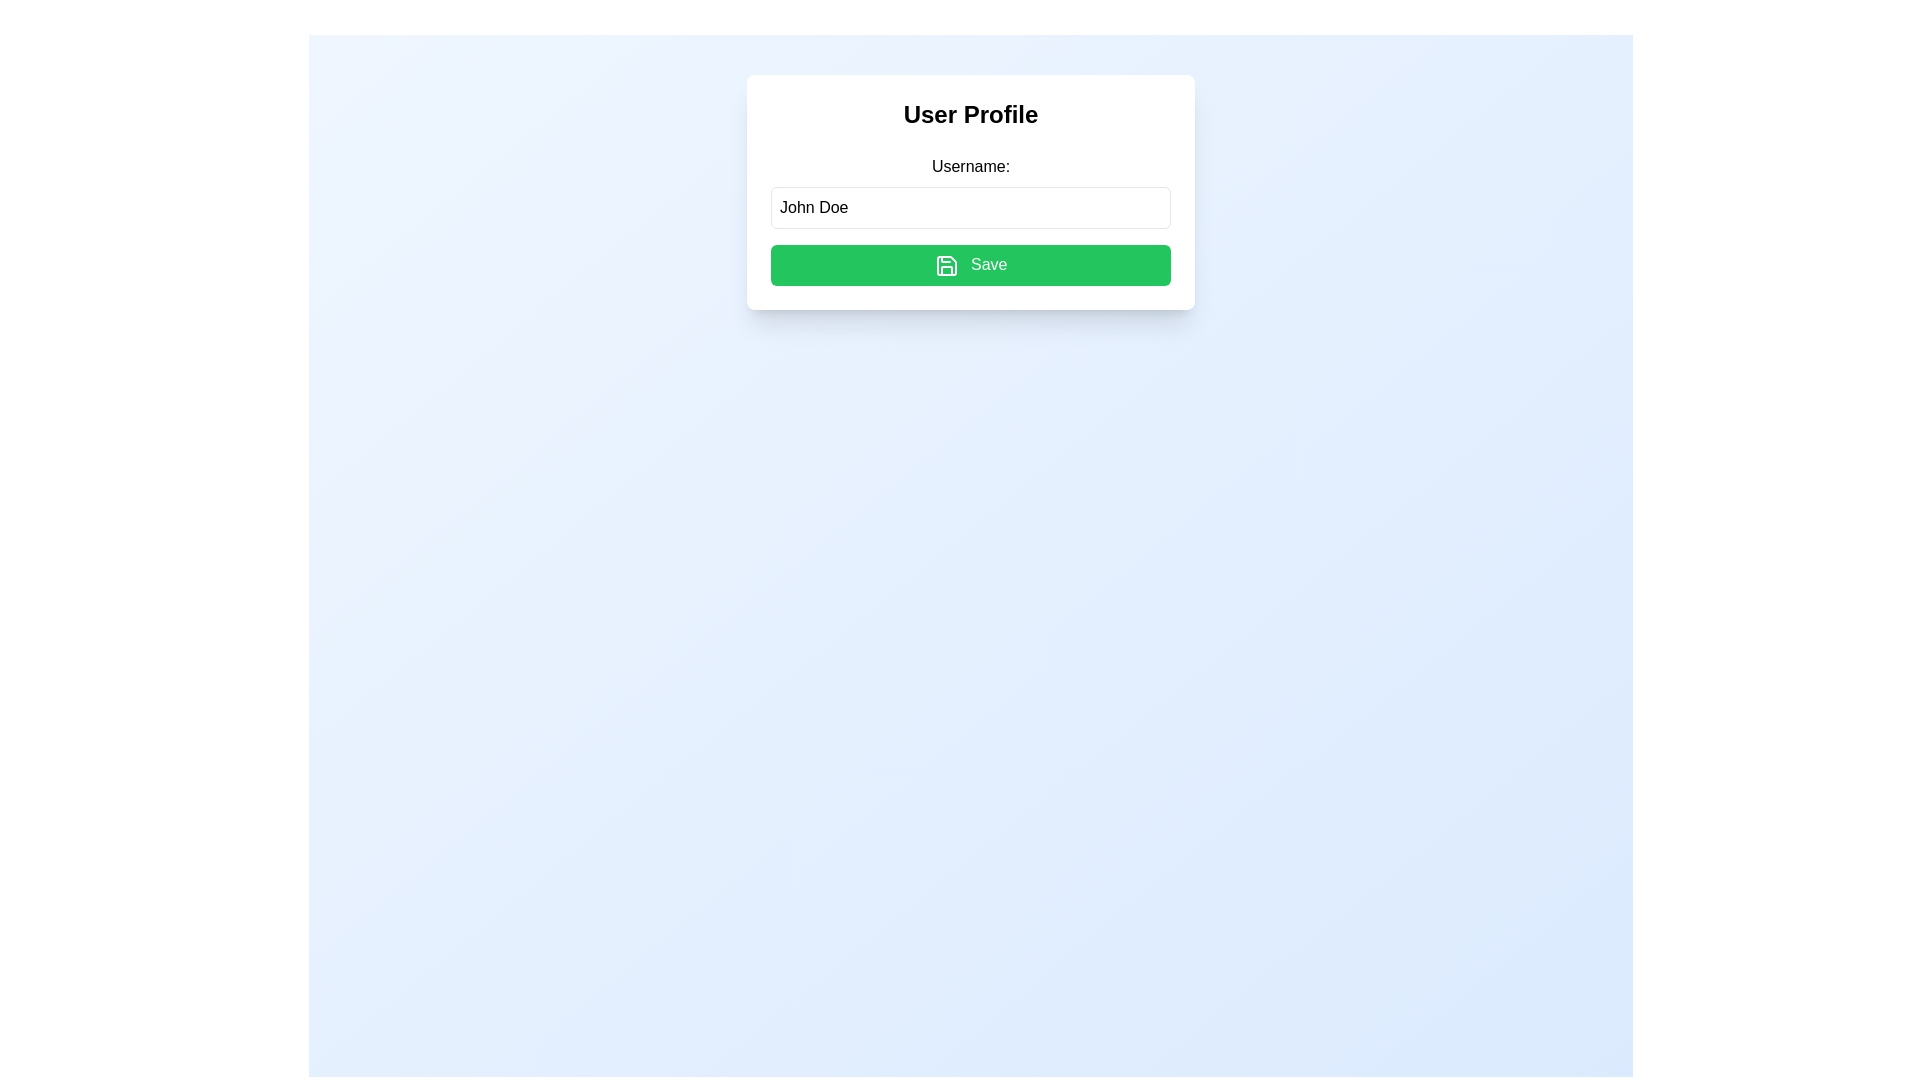 The width and height of the screenshot is (1920, 1080). What do you see at coordinates (945, 264) in the screenshot?
I see `the green button labeled 'Save' that contains a floppy disk icon, located at the center bottom of a white card layout, to perform the save action` at bounding box center [945, 264].